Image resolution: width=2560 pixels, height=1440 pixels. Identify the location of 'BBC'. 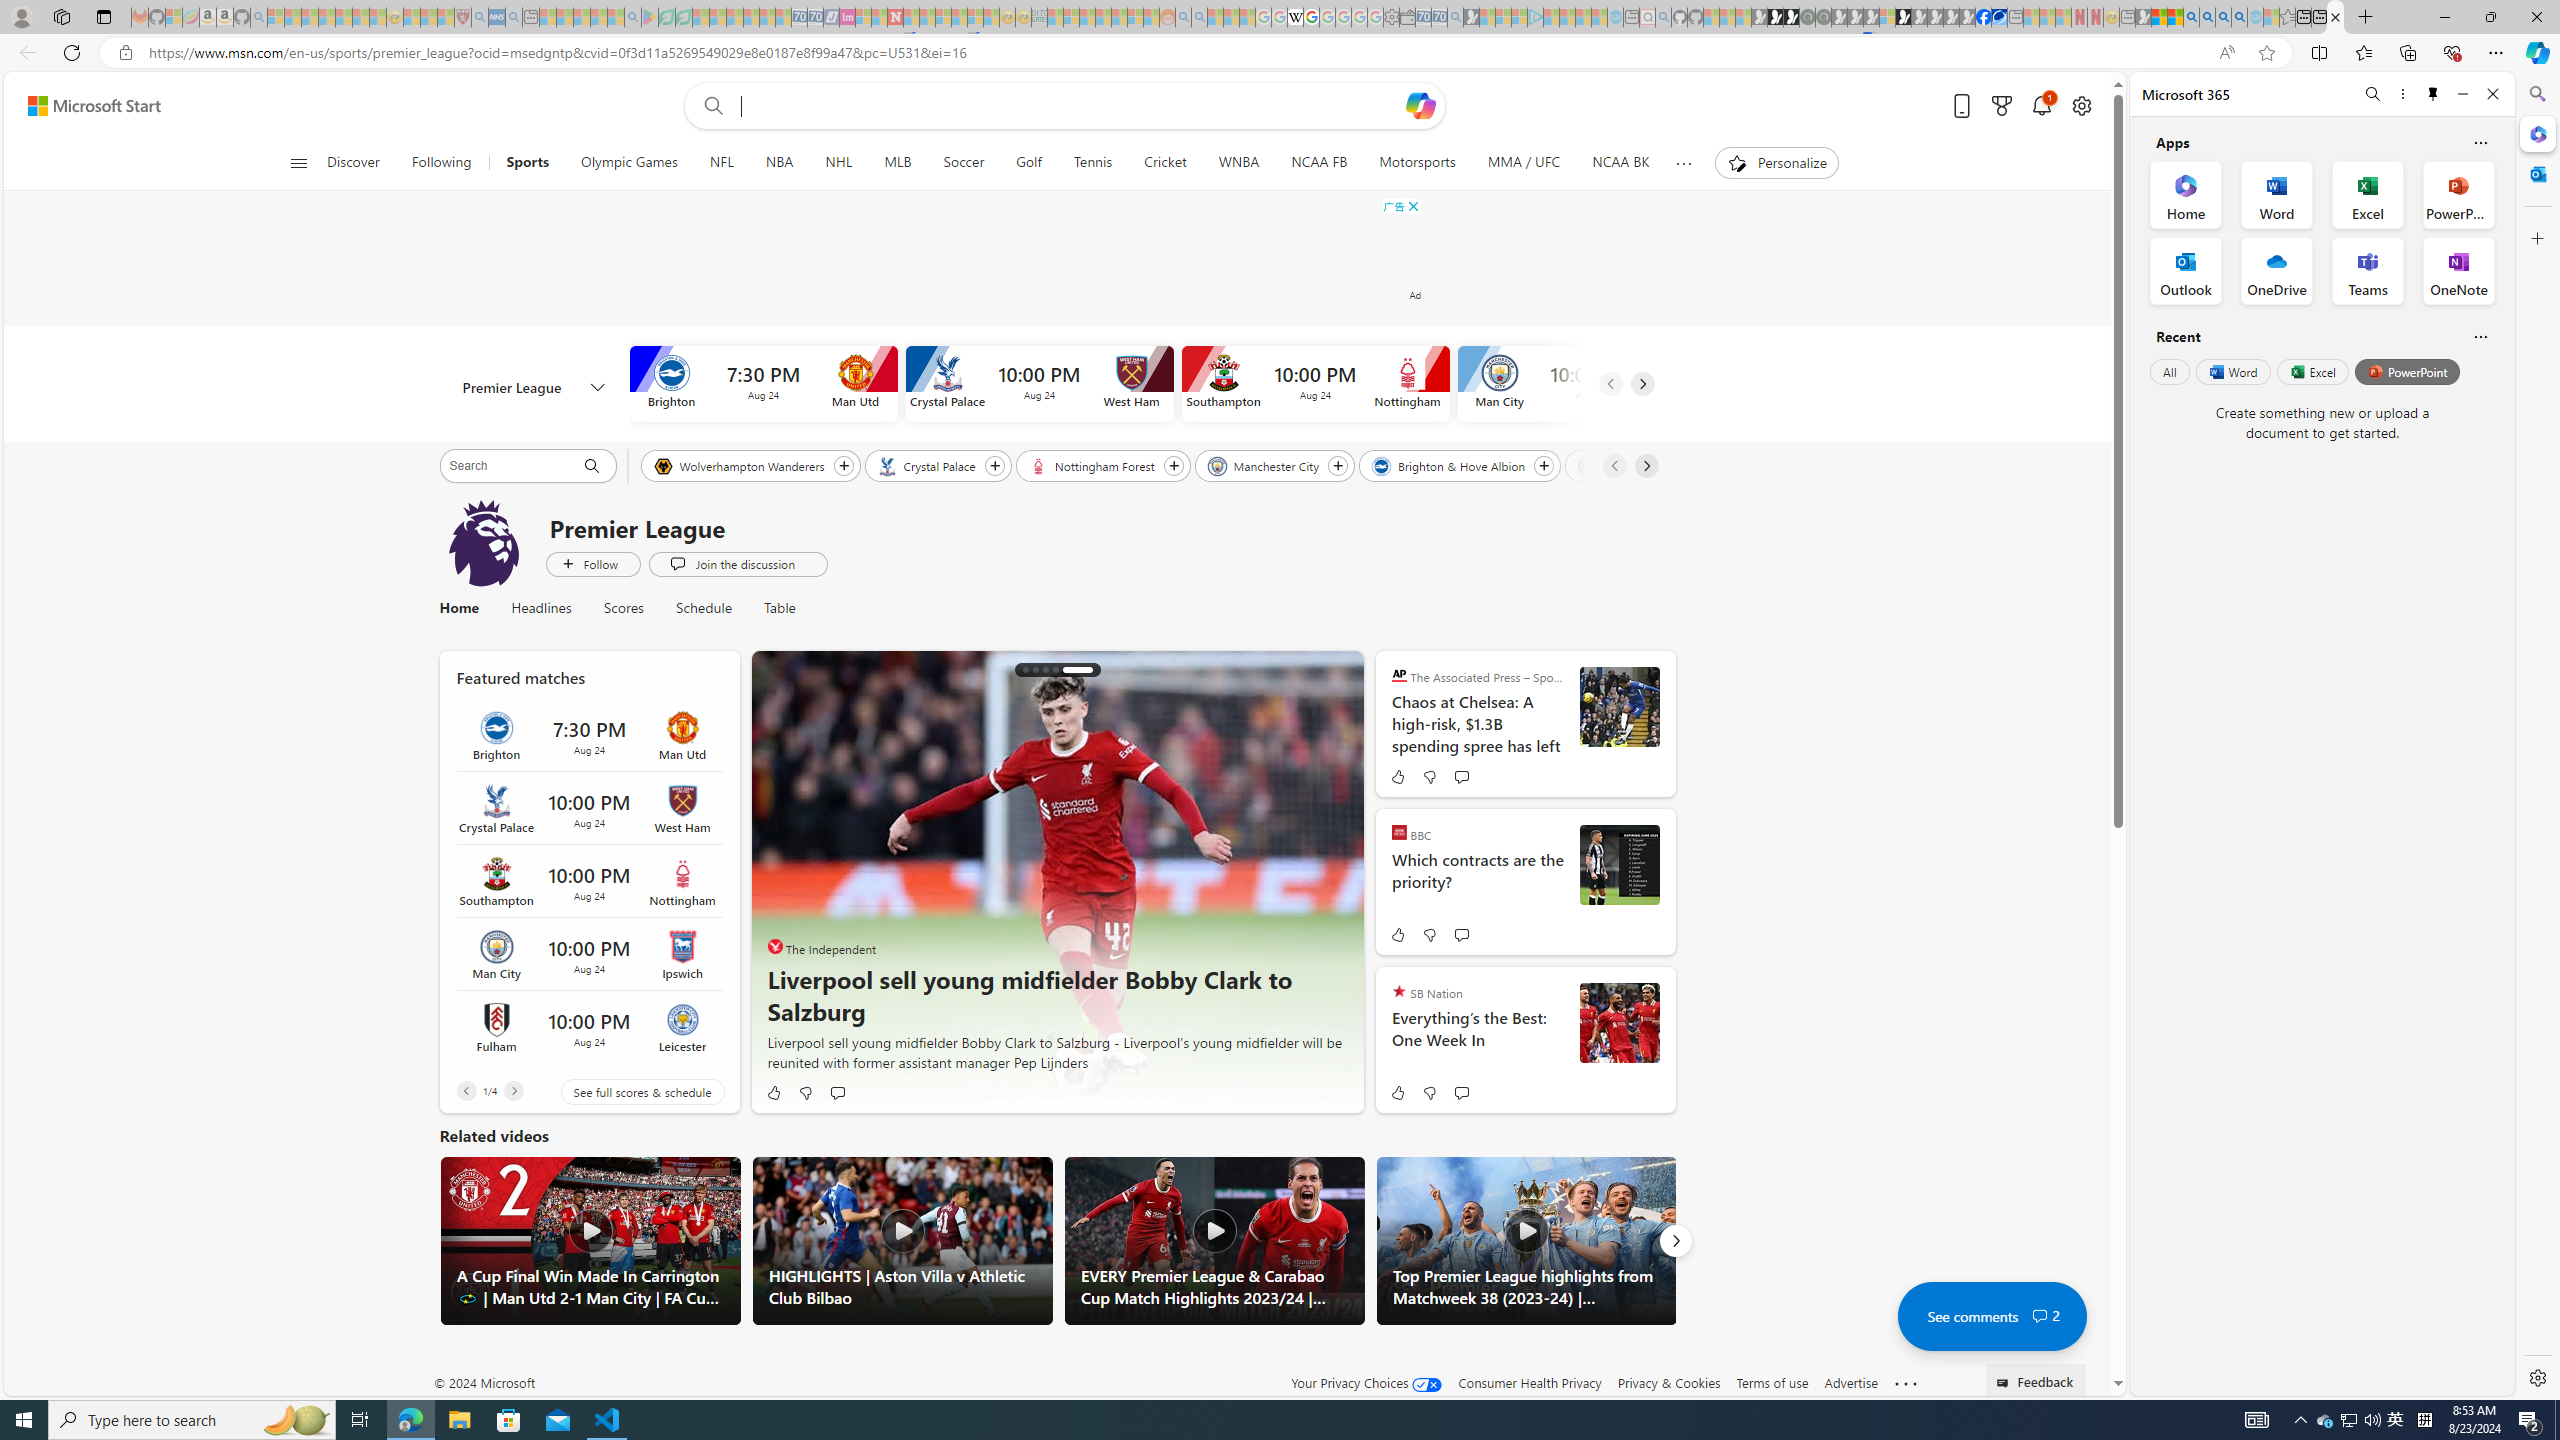
(1398, 831).